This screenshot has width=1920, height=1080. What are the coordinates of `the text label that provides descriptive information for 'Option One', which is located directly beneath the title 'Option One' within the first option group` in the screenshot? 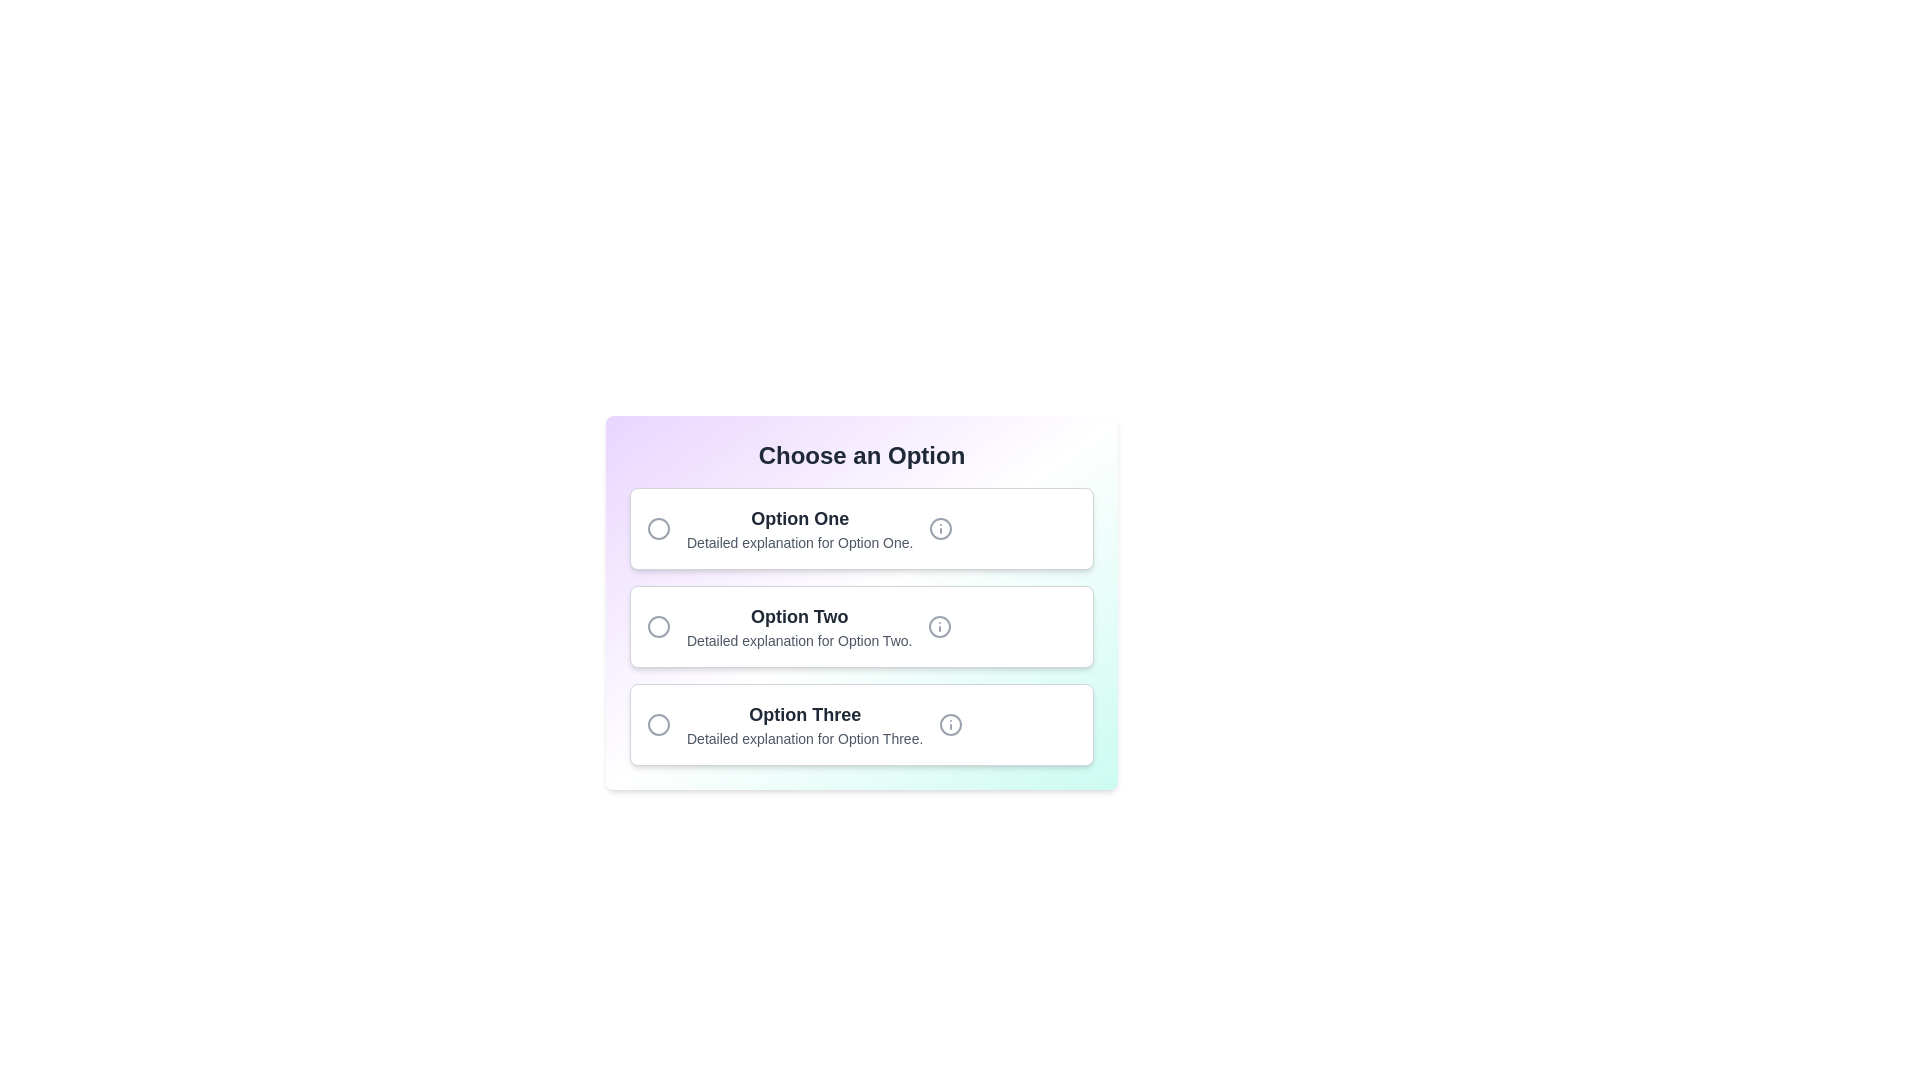 It's located at (800, 543).